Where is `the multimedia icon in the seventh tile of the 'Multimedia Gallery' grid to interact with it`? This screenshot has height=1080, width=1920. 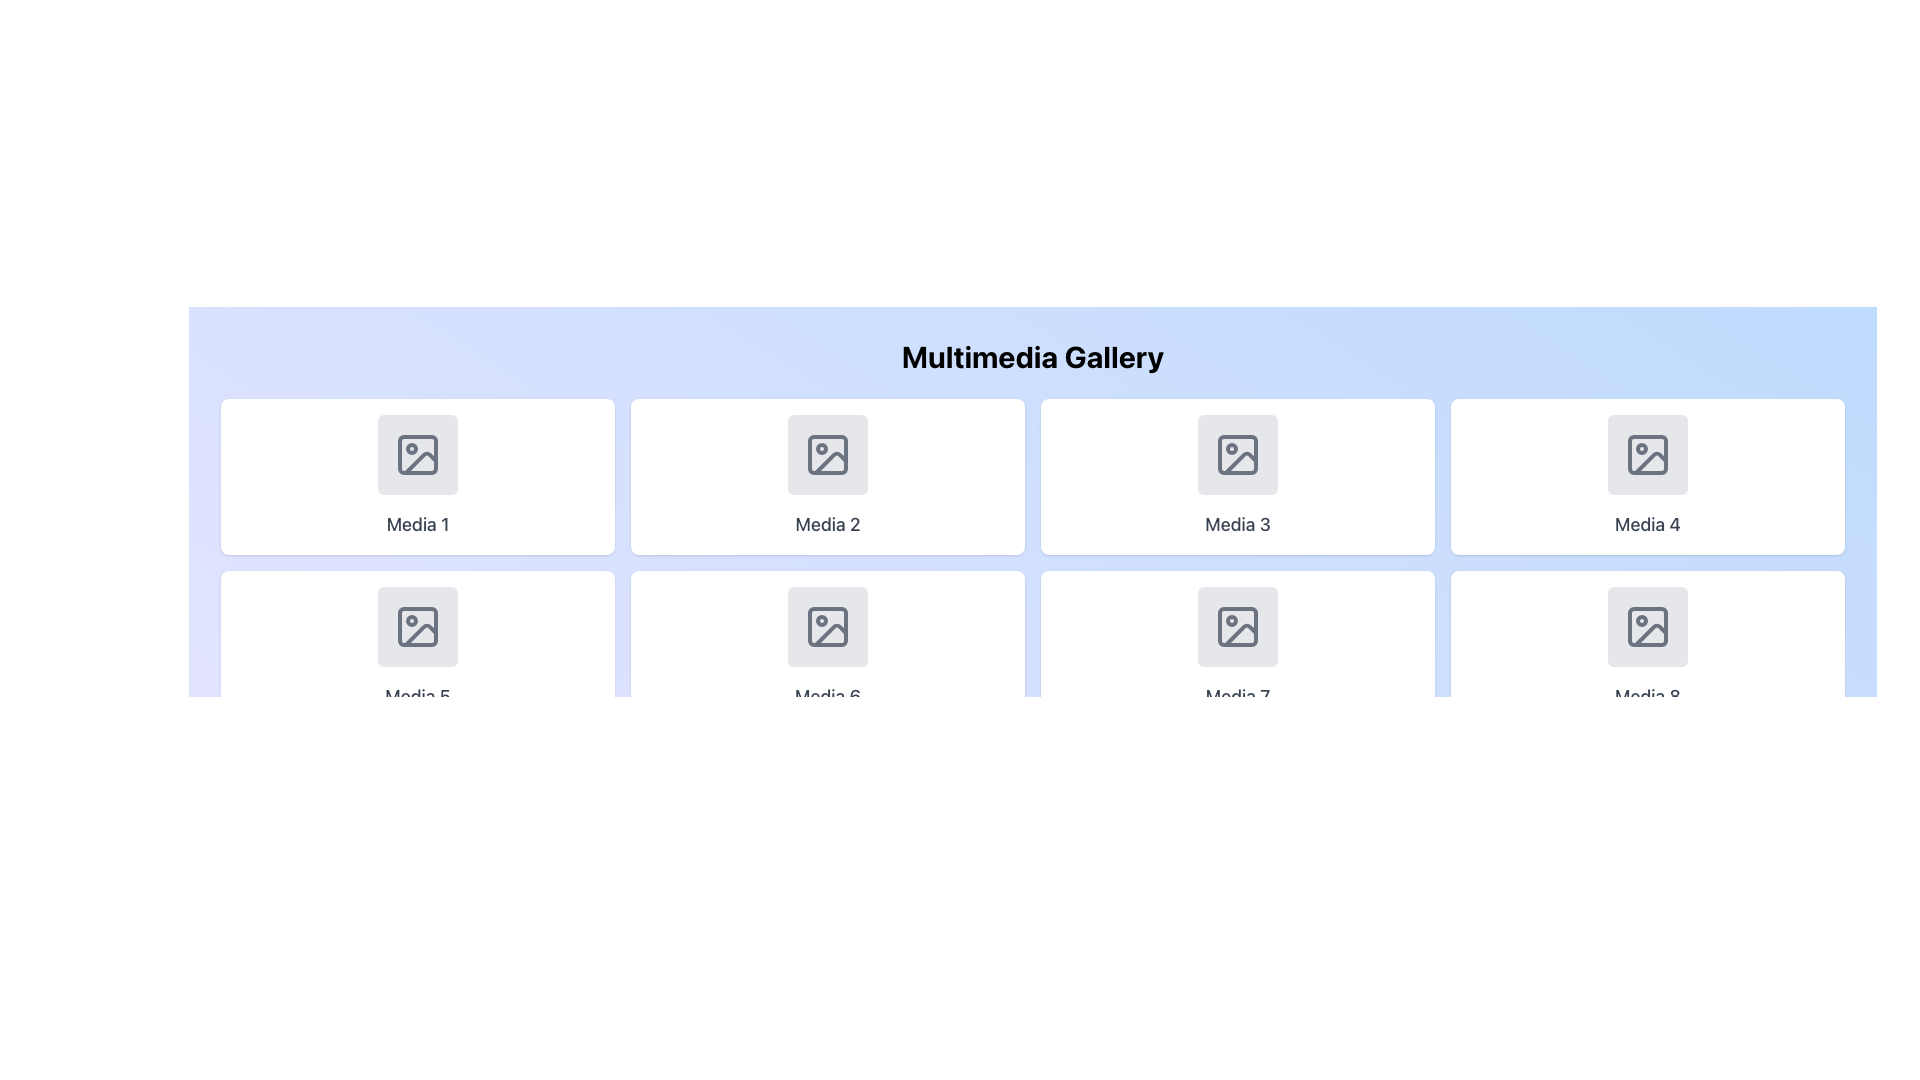
the multimedia icon in the seventh tile of the 'Multimedia Gallery' grid to interact with it is located at coordinates (1237, 626).